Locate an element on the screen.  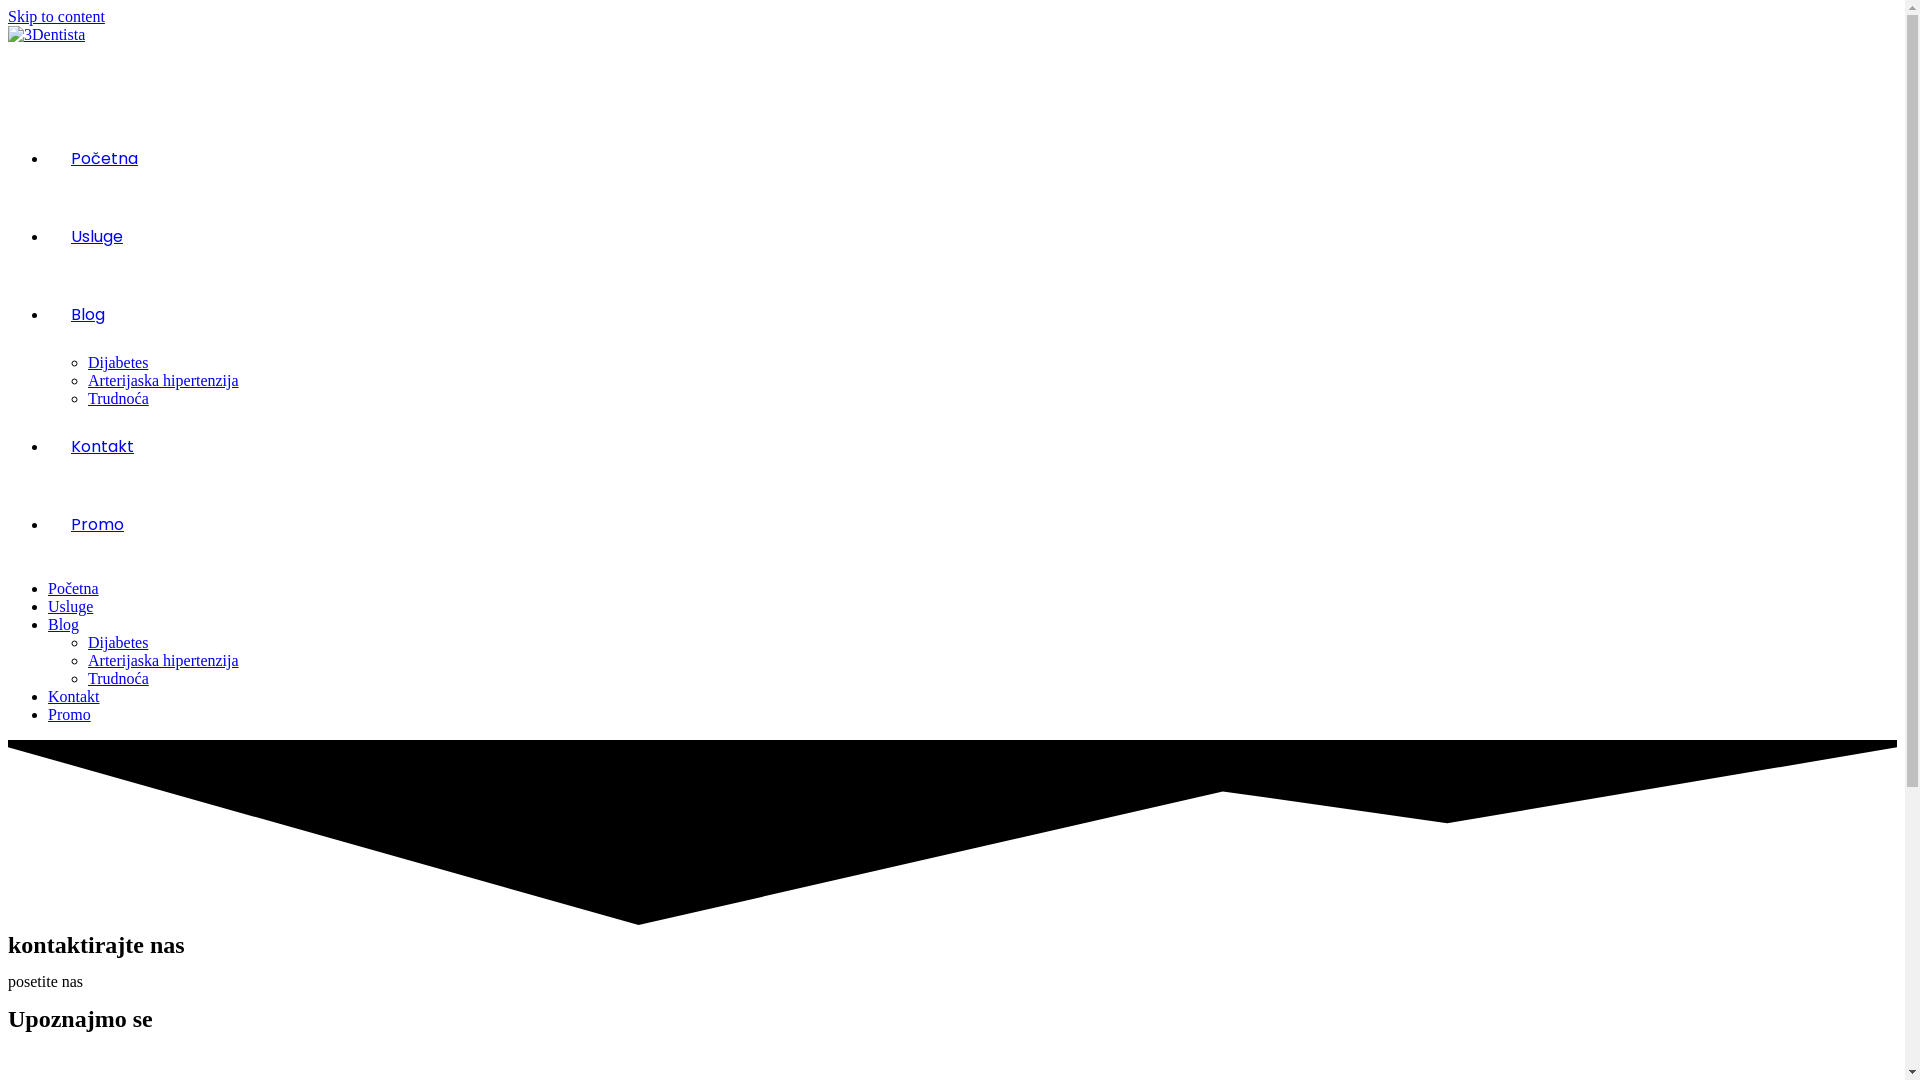
'Dijabetes' is located at coordinates (117, 642).